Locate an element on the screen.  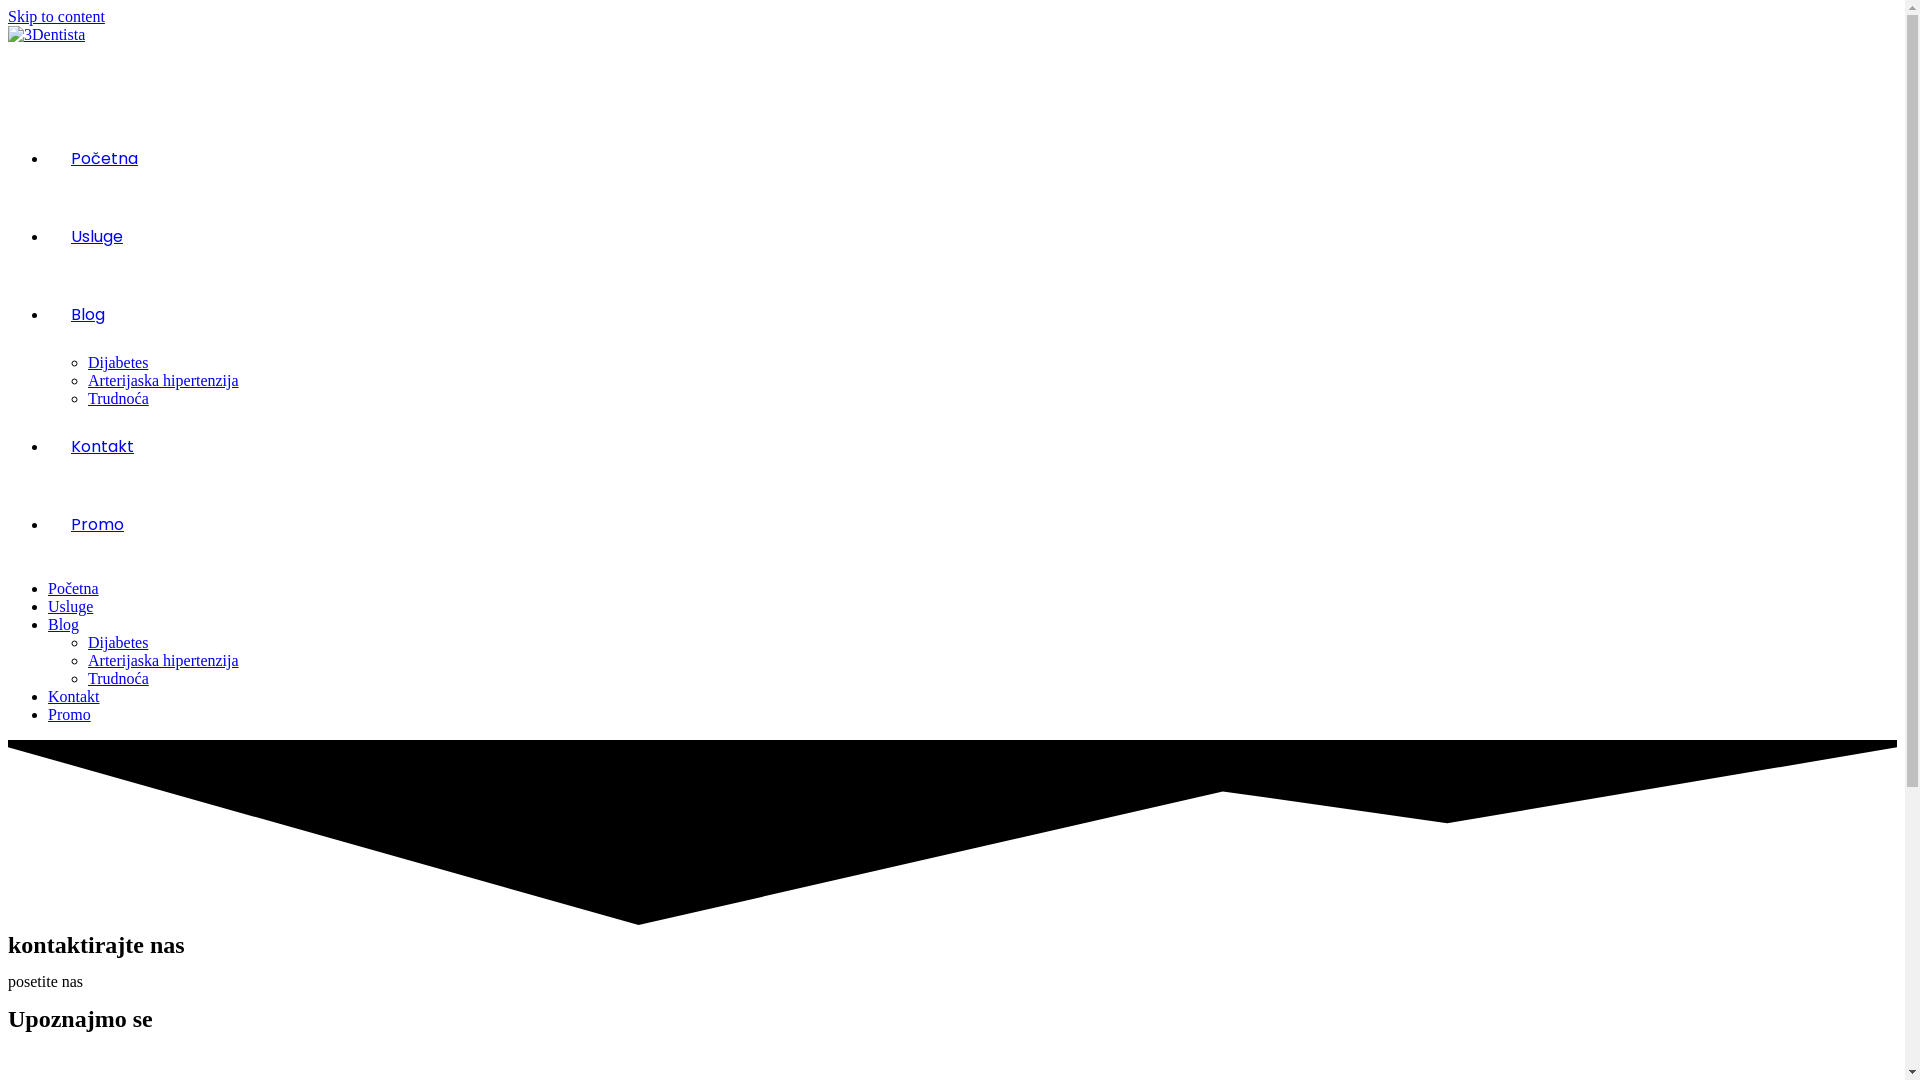
'Dijabetes' is located at coordinates (117, 642).